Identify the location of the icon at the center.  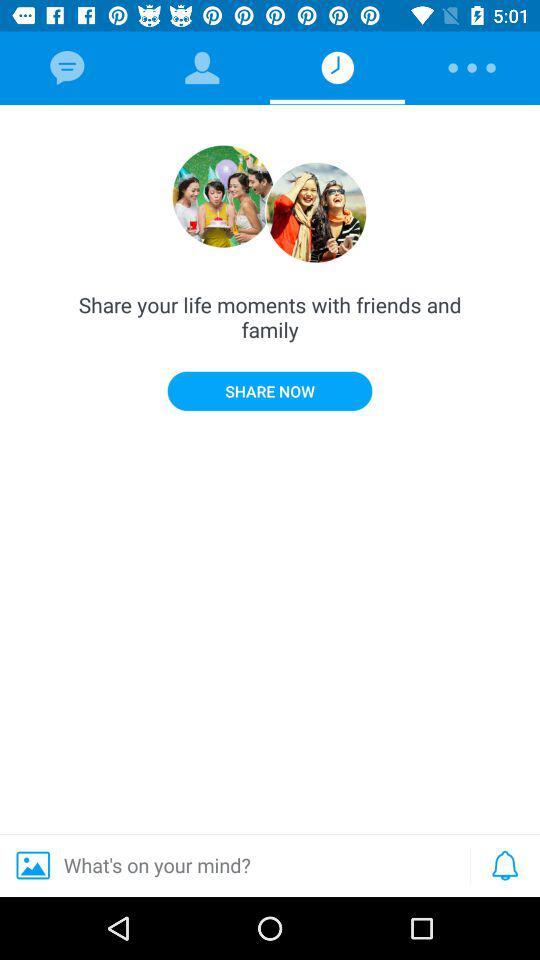
(270, 390).